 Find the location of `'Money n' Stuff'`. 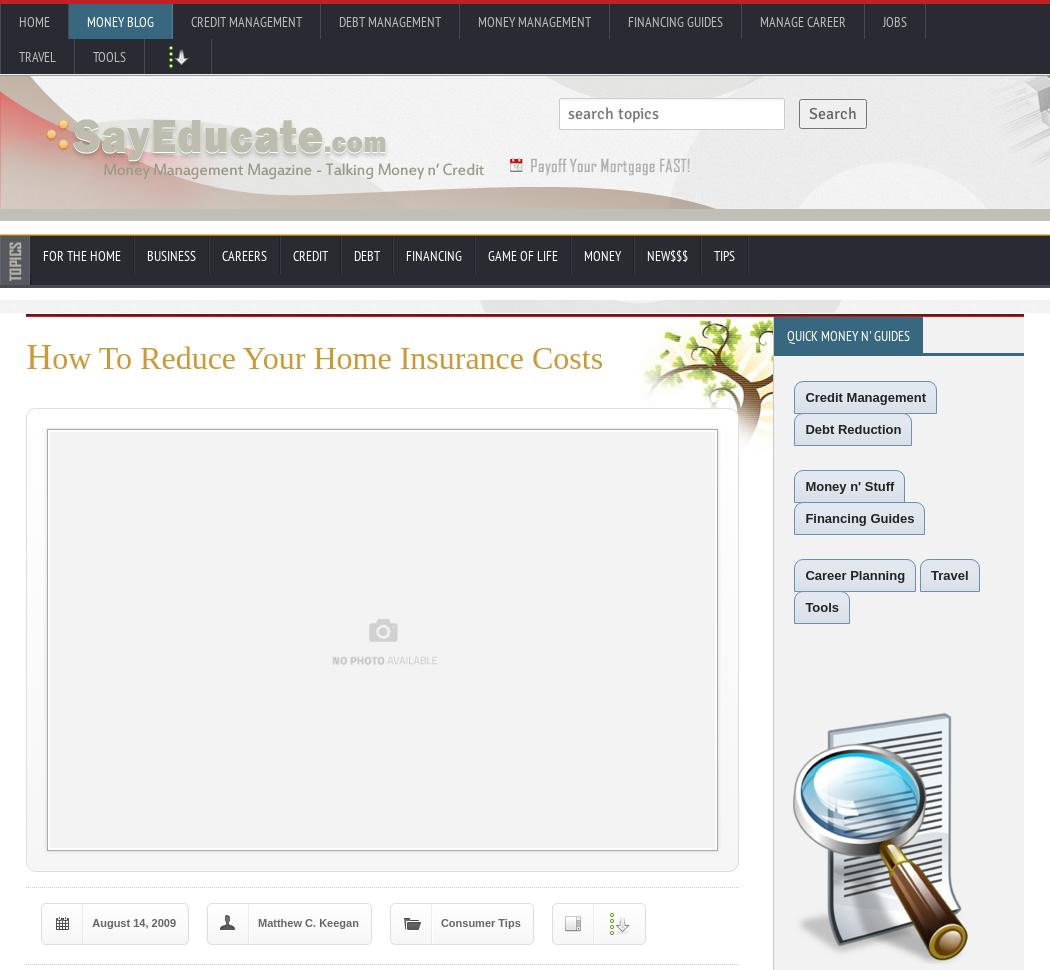

'Money n' Stuff' is located at coordinates (849, 486).